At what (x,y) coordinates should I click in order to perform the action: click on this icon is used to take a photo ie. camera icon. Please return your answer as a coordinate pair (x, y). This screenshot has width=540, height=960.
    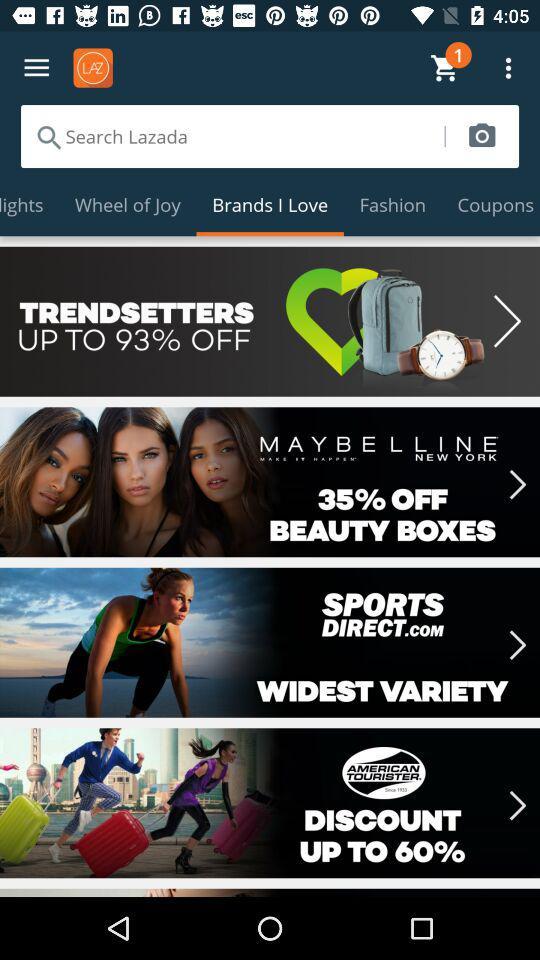
    Looking at the image, I should click on (481, 135).